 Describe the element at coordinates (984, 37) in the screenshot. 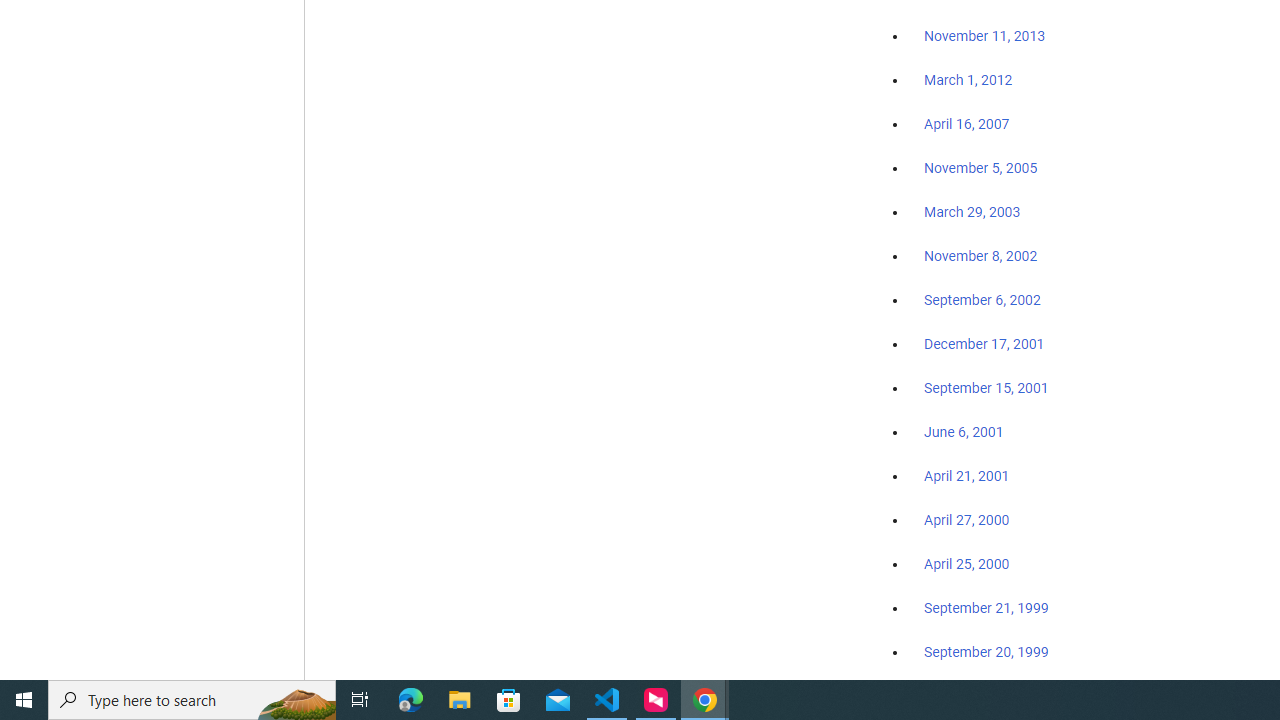

I see `'November 11, 2013'` at that location.